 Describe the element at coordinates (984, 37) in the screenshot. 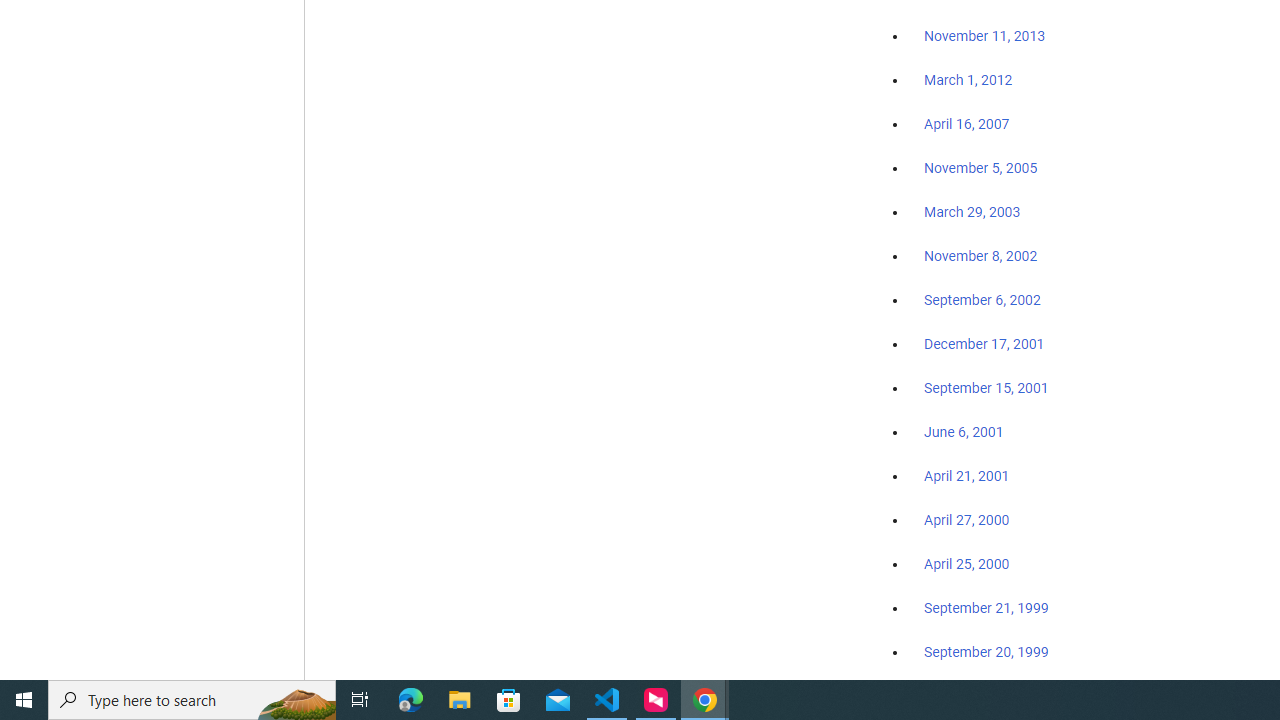

I see `'November 11, 2013'` at that location.